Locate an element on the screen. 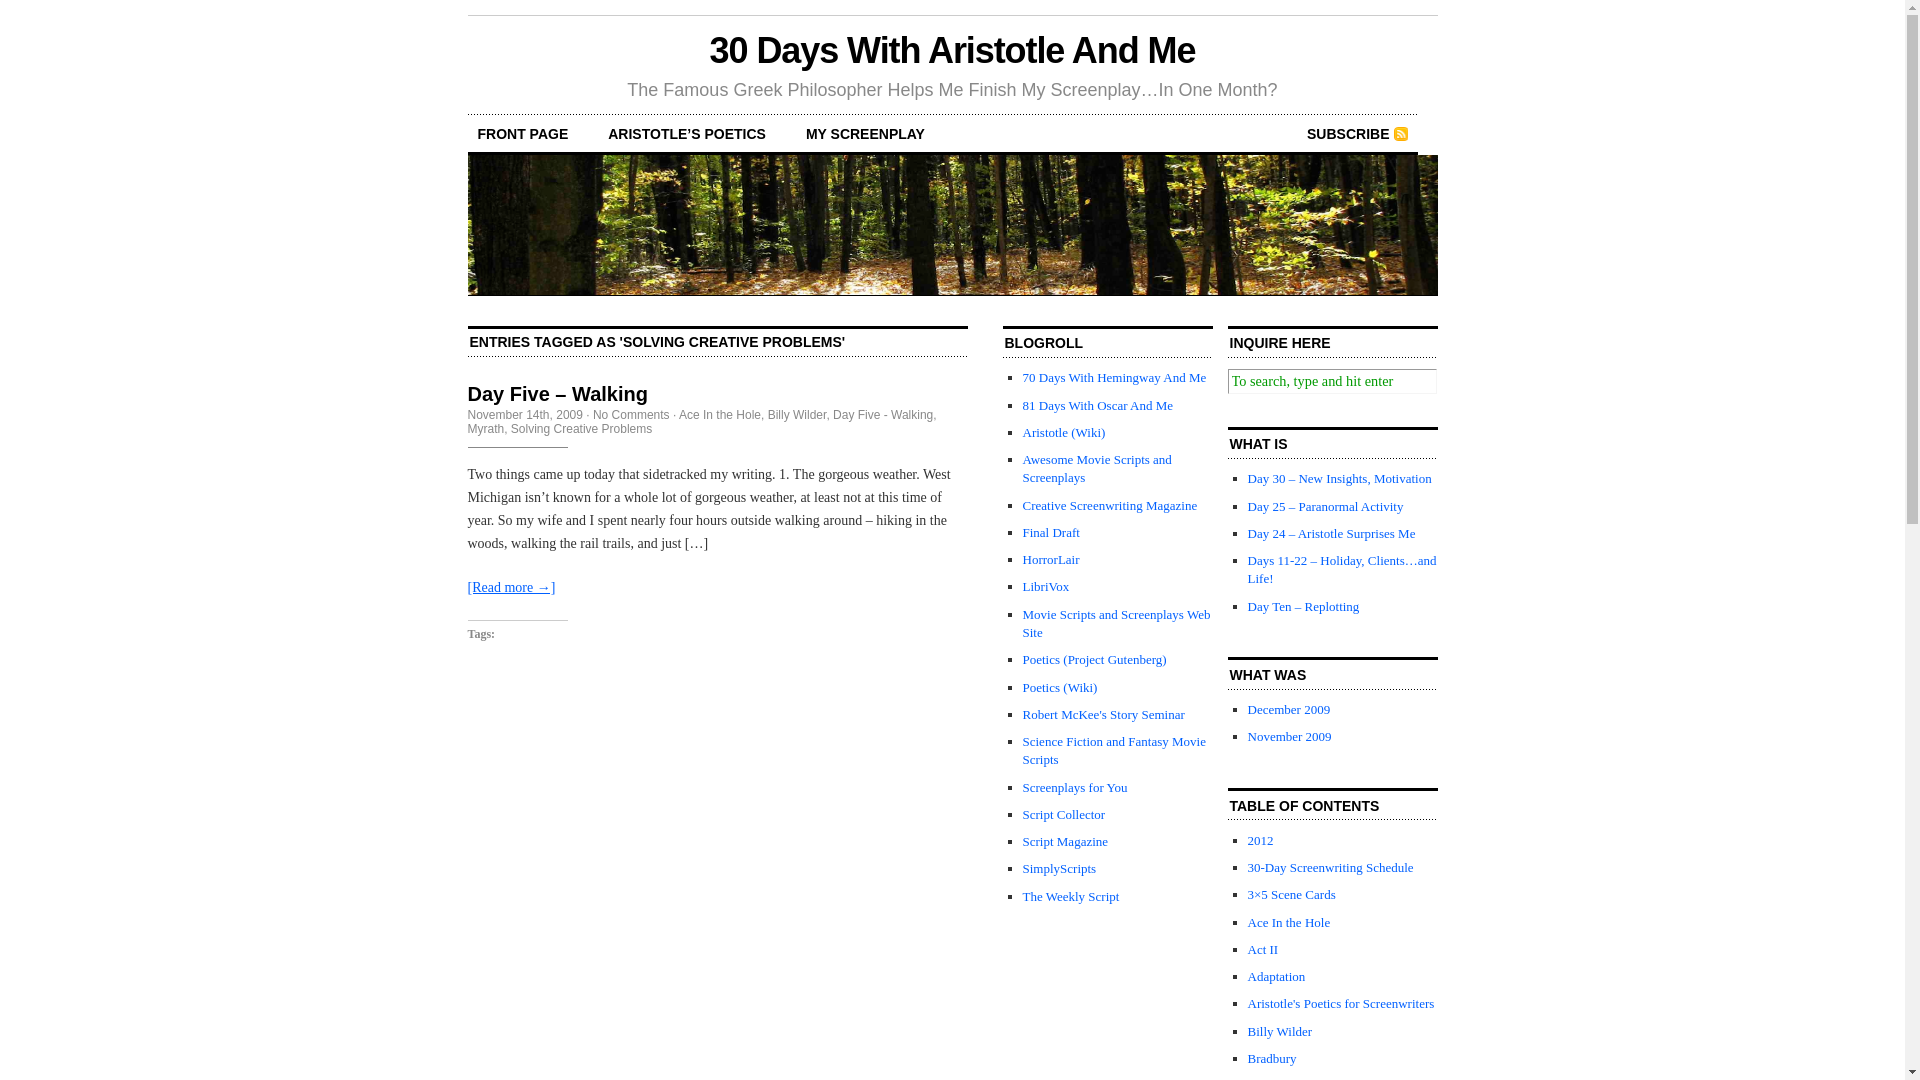 This screenshot has height=1080, width=1920. '30-Day Screenwriting Schedule' is located at coordinates (1330, 866).